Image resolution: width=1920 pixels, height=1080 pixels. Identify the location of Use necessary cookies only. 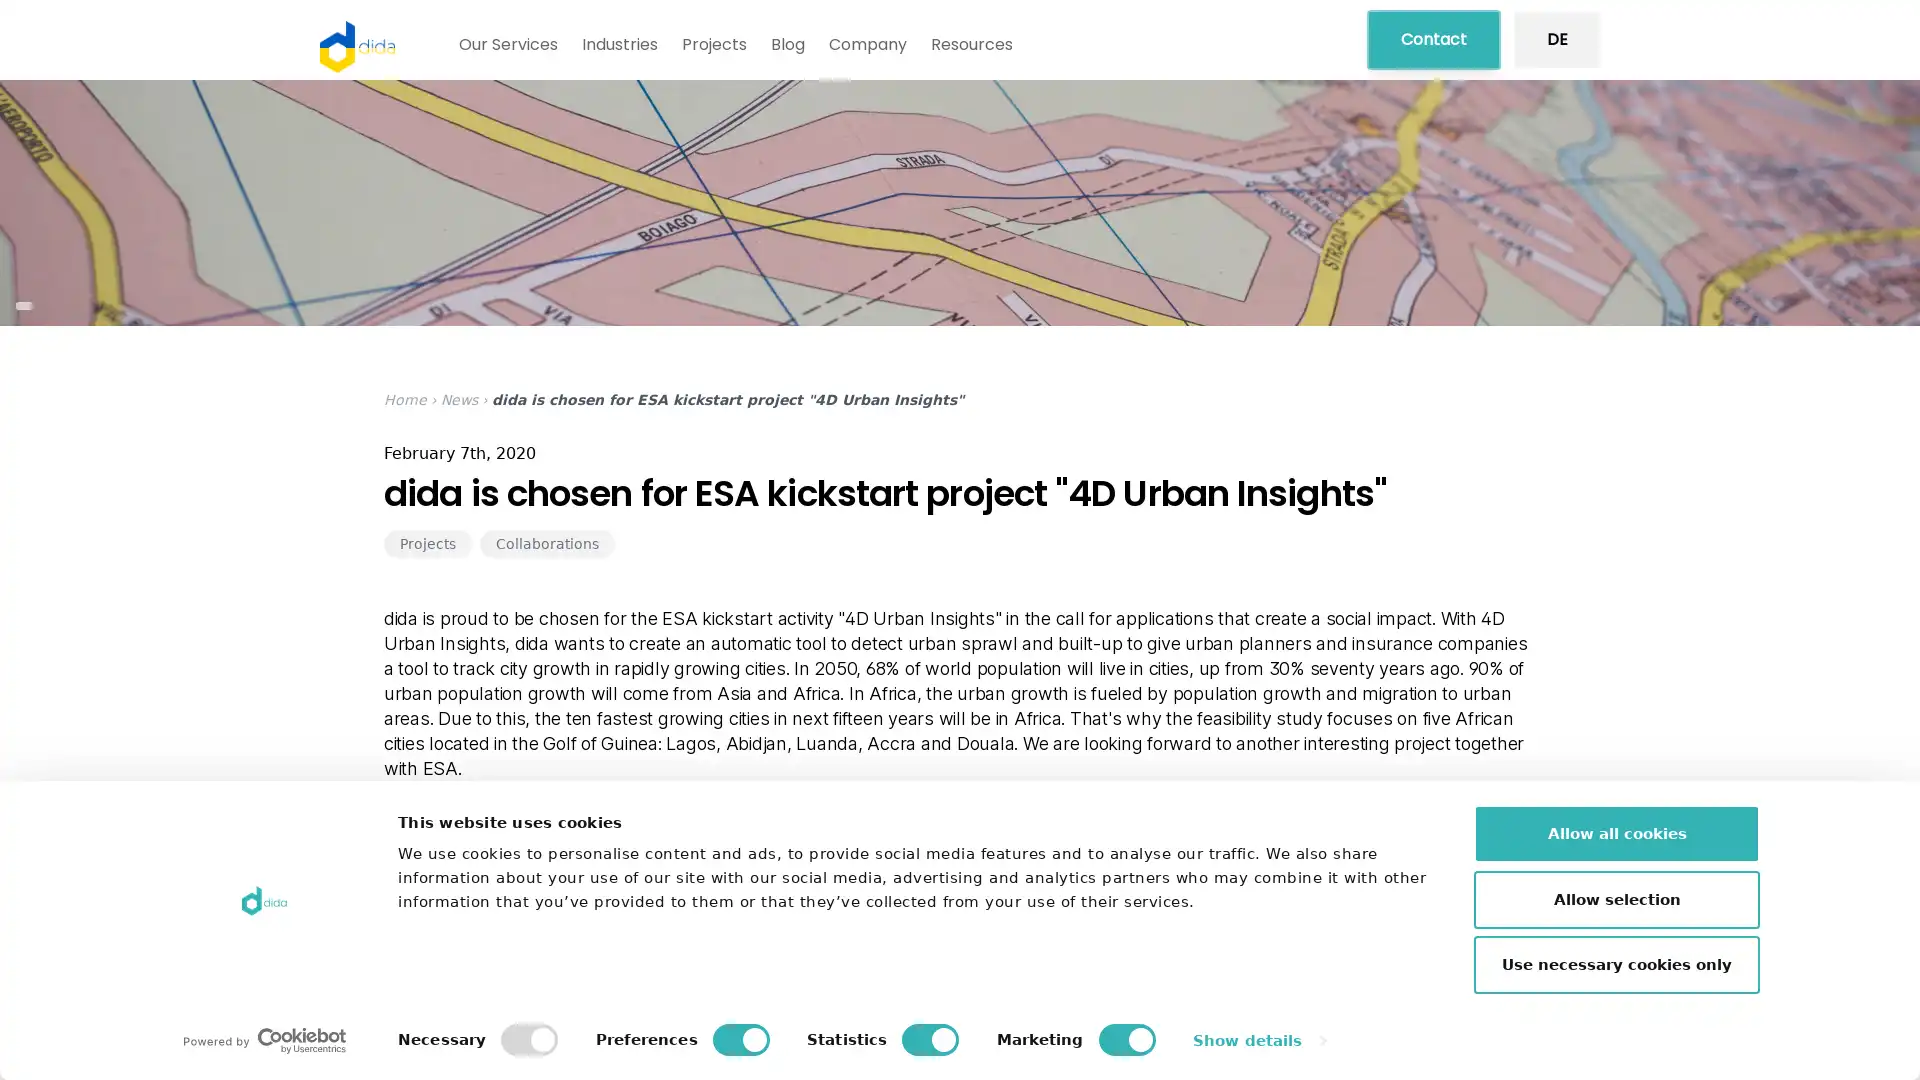
(1617, 963).